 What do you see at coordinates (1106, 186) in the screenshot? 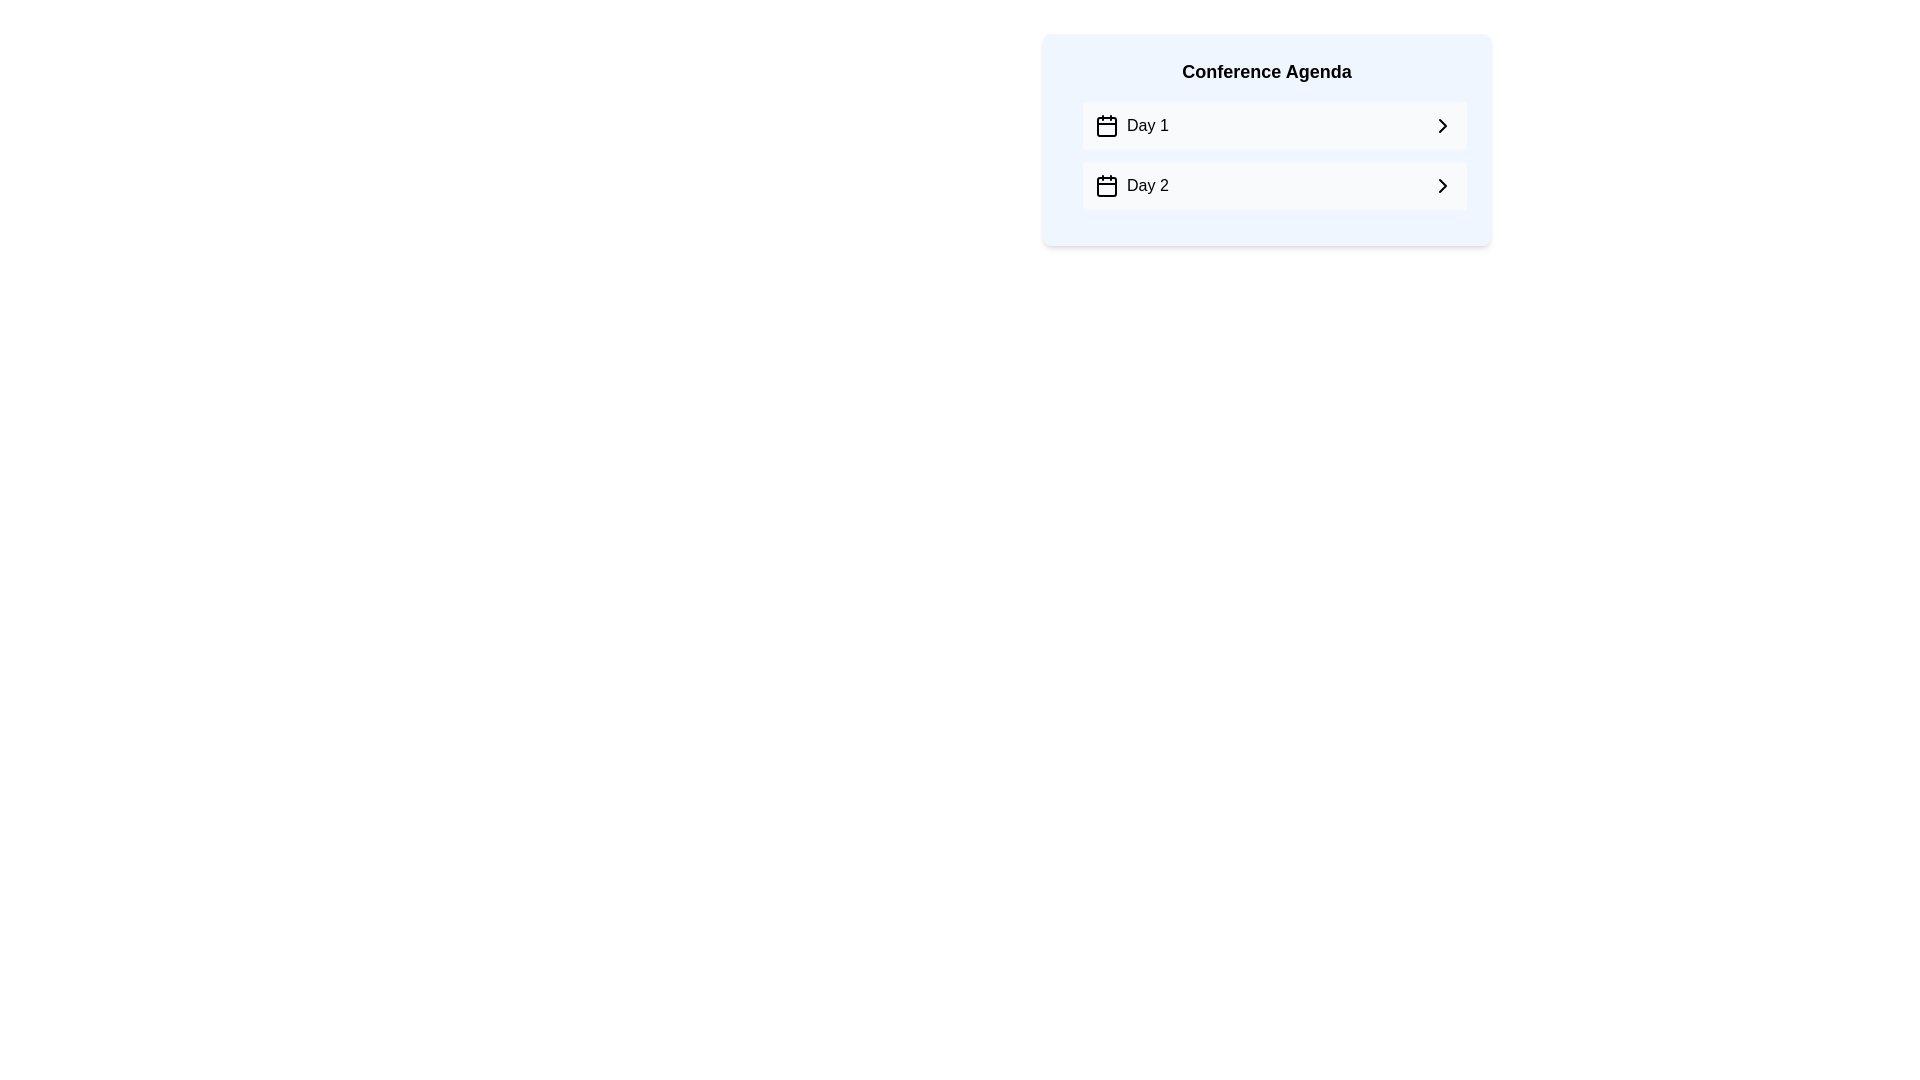
I see `the Calendar icon, which is a small rectangular icon with rounded corners located adjacent to the text 'Day 2' in the second row of the menu list titled 'Conference Agenda'` at bounding box center [1106, 186].